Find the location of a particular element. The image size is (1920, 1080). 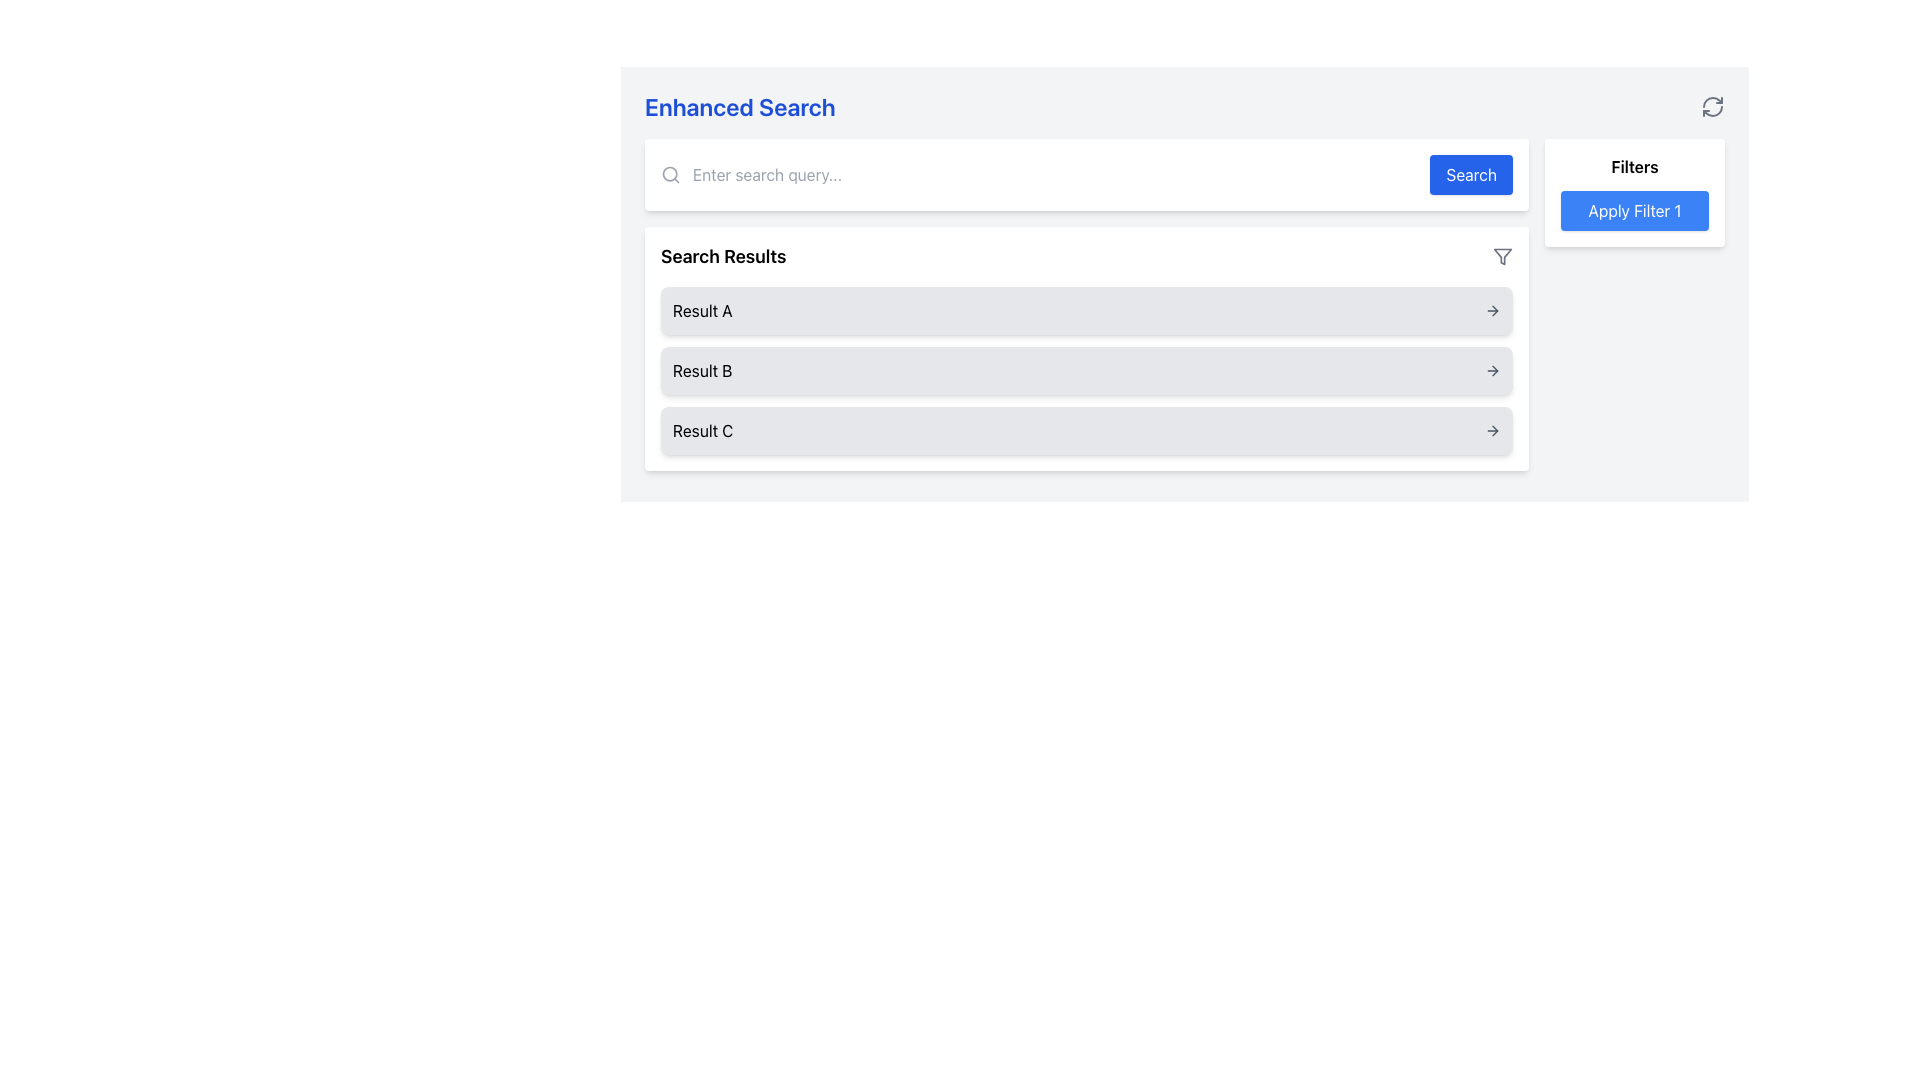

the static text header labeled 'Search Results', which is styled in bold and larger font, located above a list of items in the search results section is located at coordinates (722, 256).